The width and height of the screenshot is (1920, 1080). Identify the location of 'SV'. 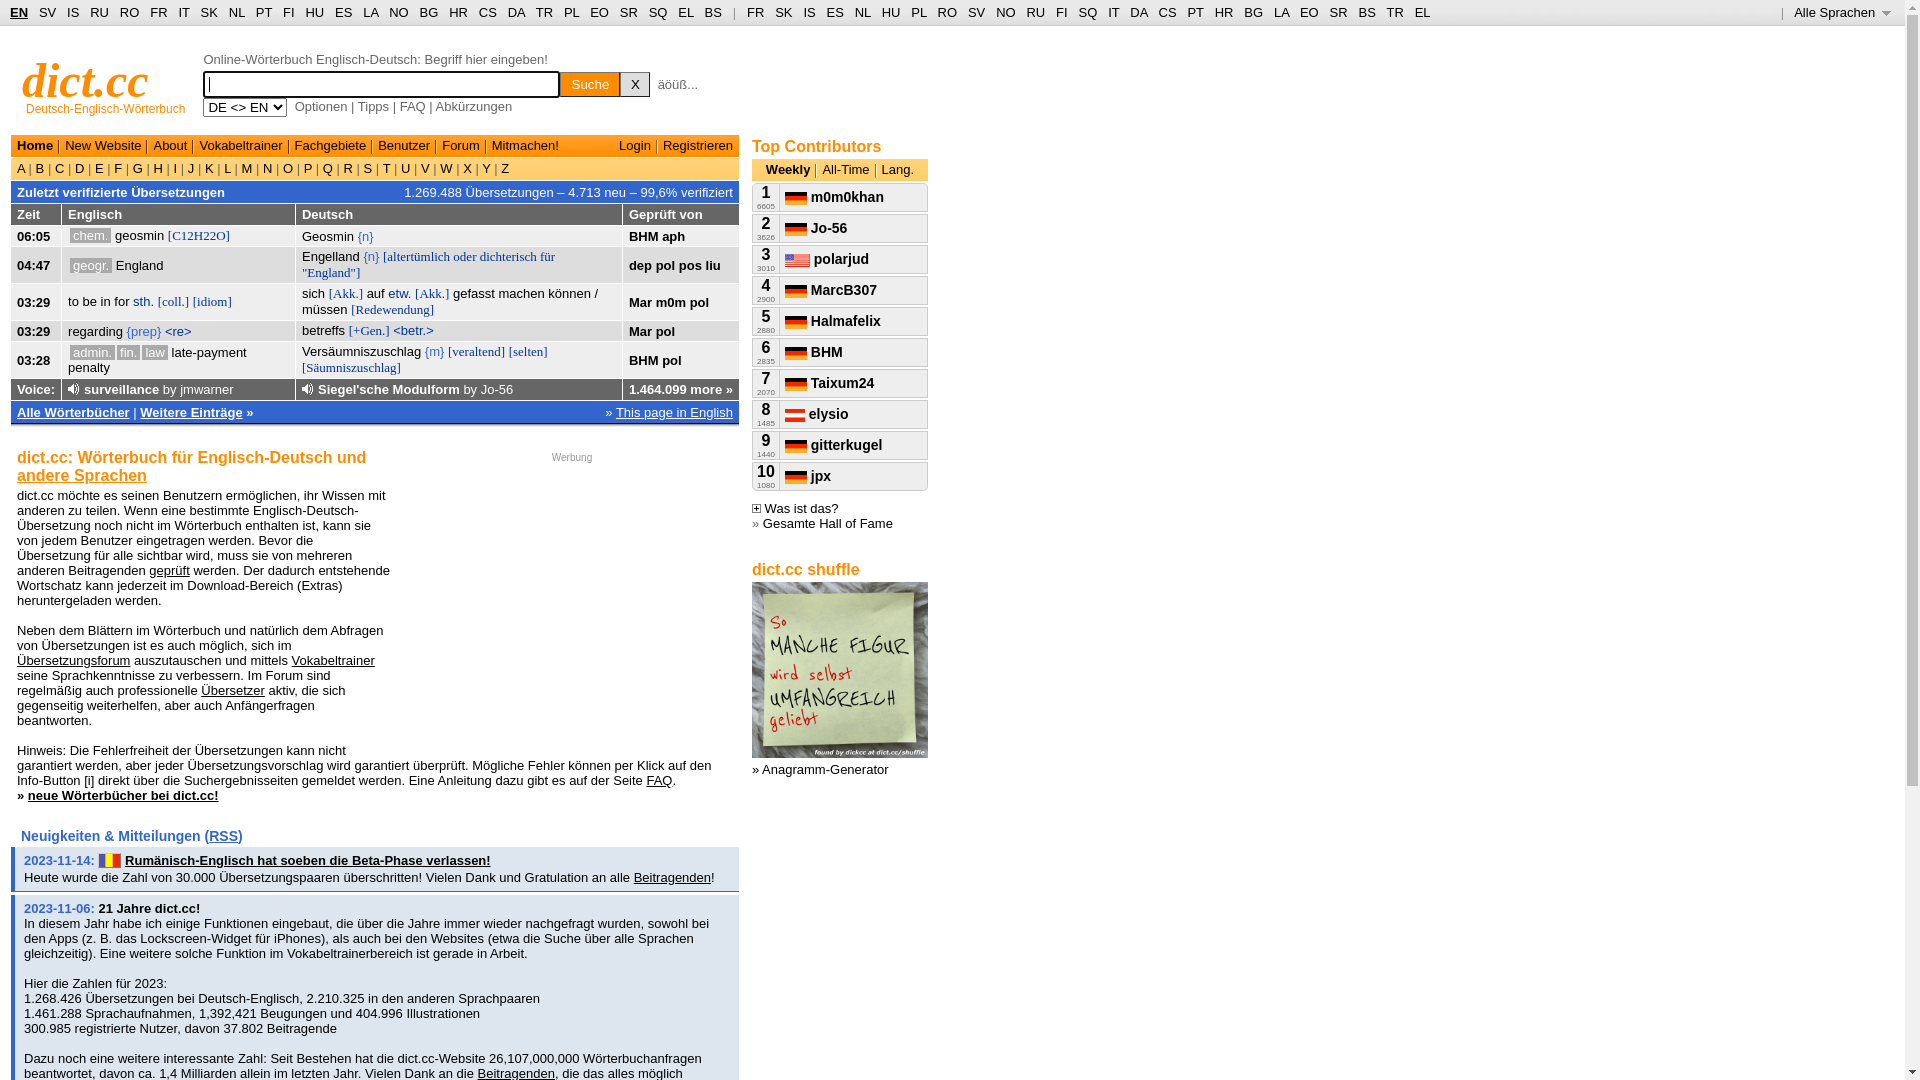
(47, 12).